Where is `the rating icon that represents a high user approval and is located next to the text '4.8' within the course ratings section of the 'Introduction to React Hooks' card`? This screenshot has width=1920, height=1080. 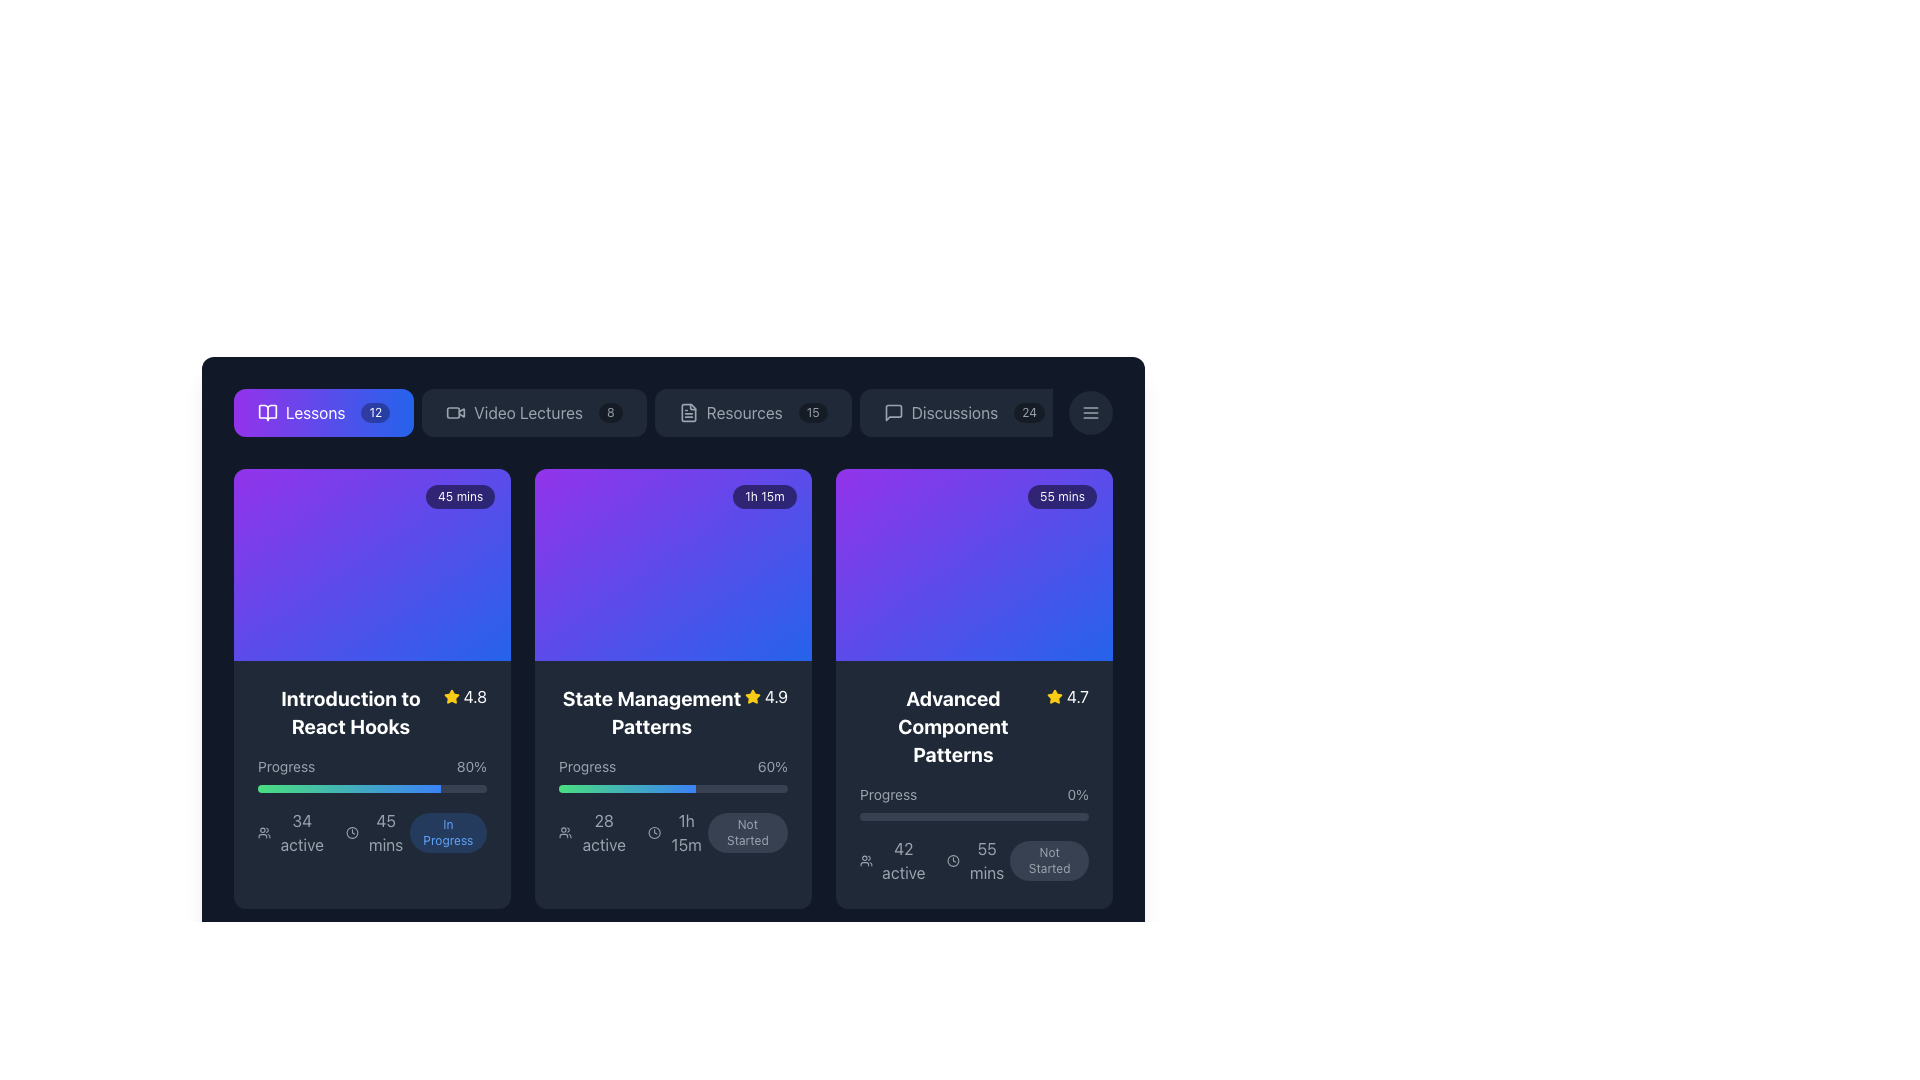 the rating icon that represents a high user approval and is located next to the text '4.8' within the course ratings section of the 'Introduction to React Hooks' card is located at coordinates (450, 696).